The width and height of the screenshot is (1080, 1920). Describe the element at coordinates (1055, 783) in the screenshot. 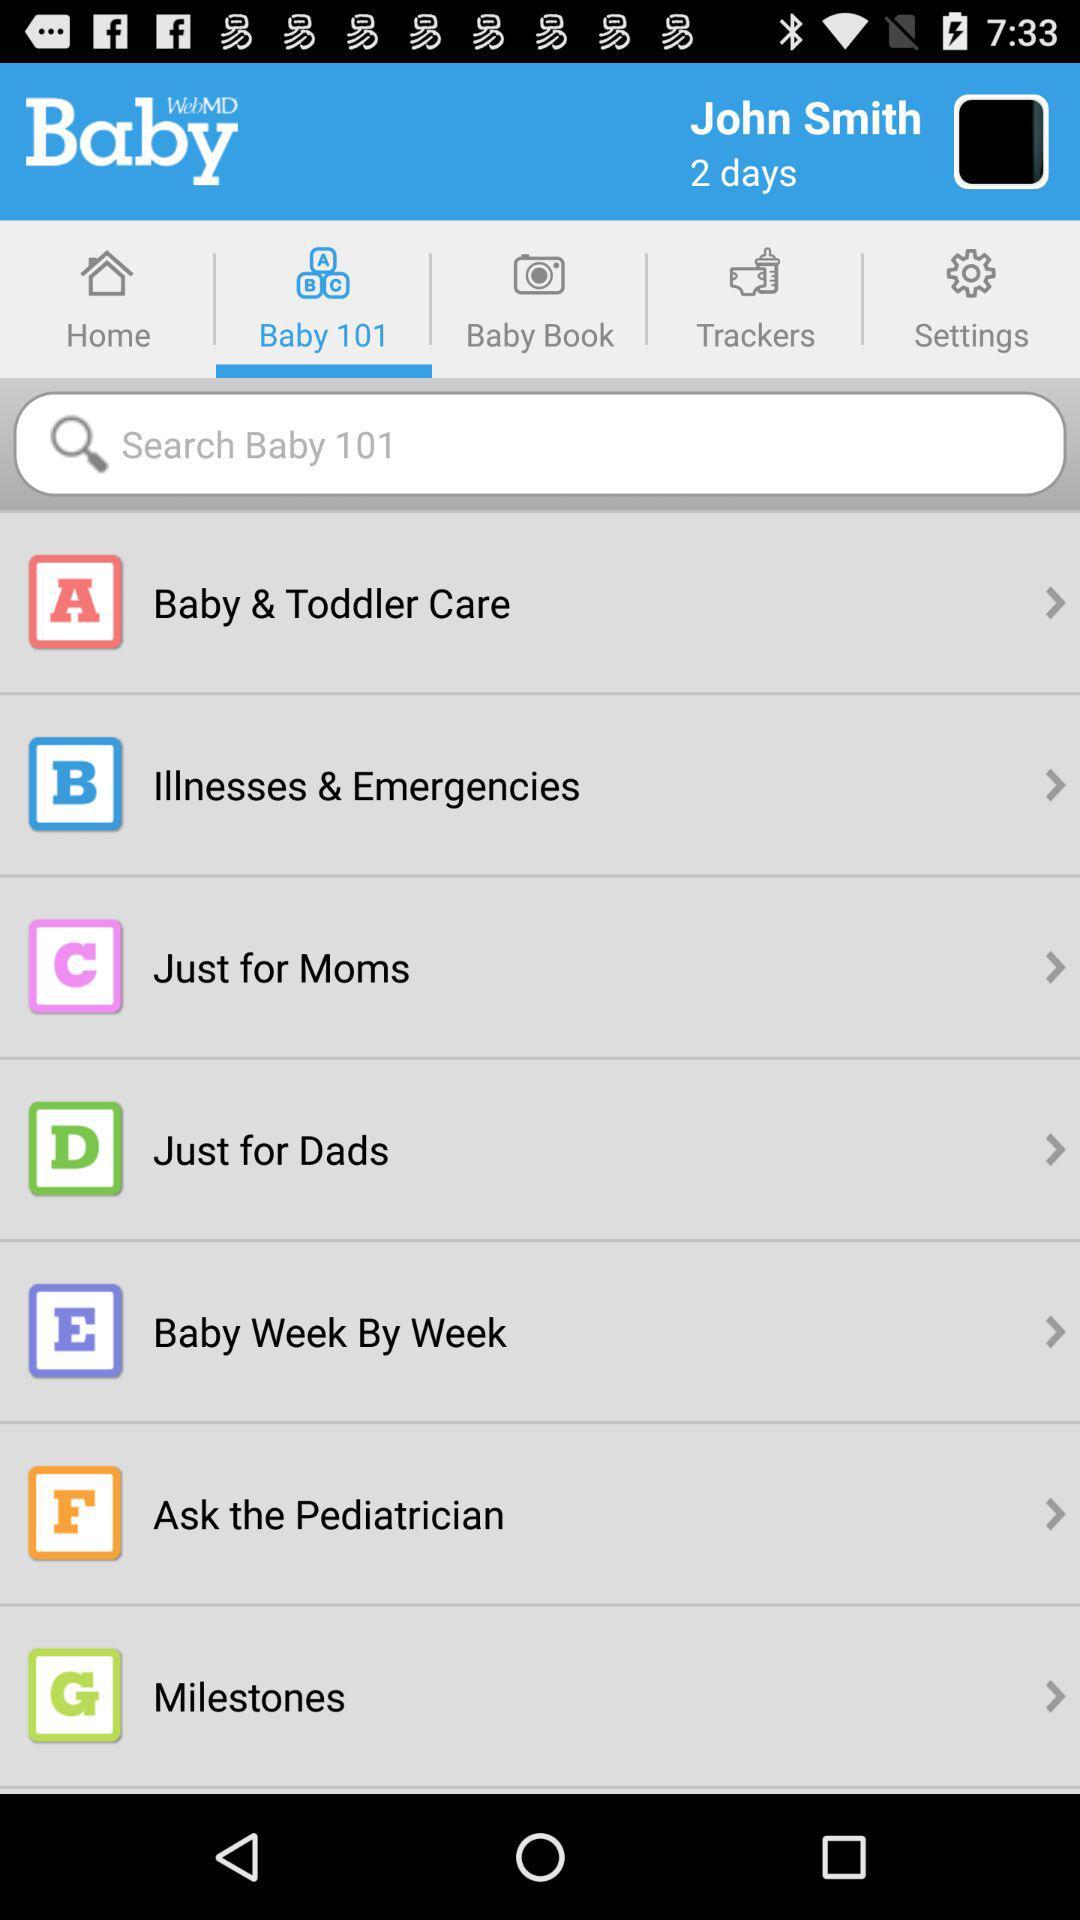

I see `the right faced arrow present in option b` at that location.